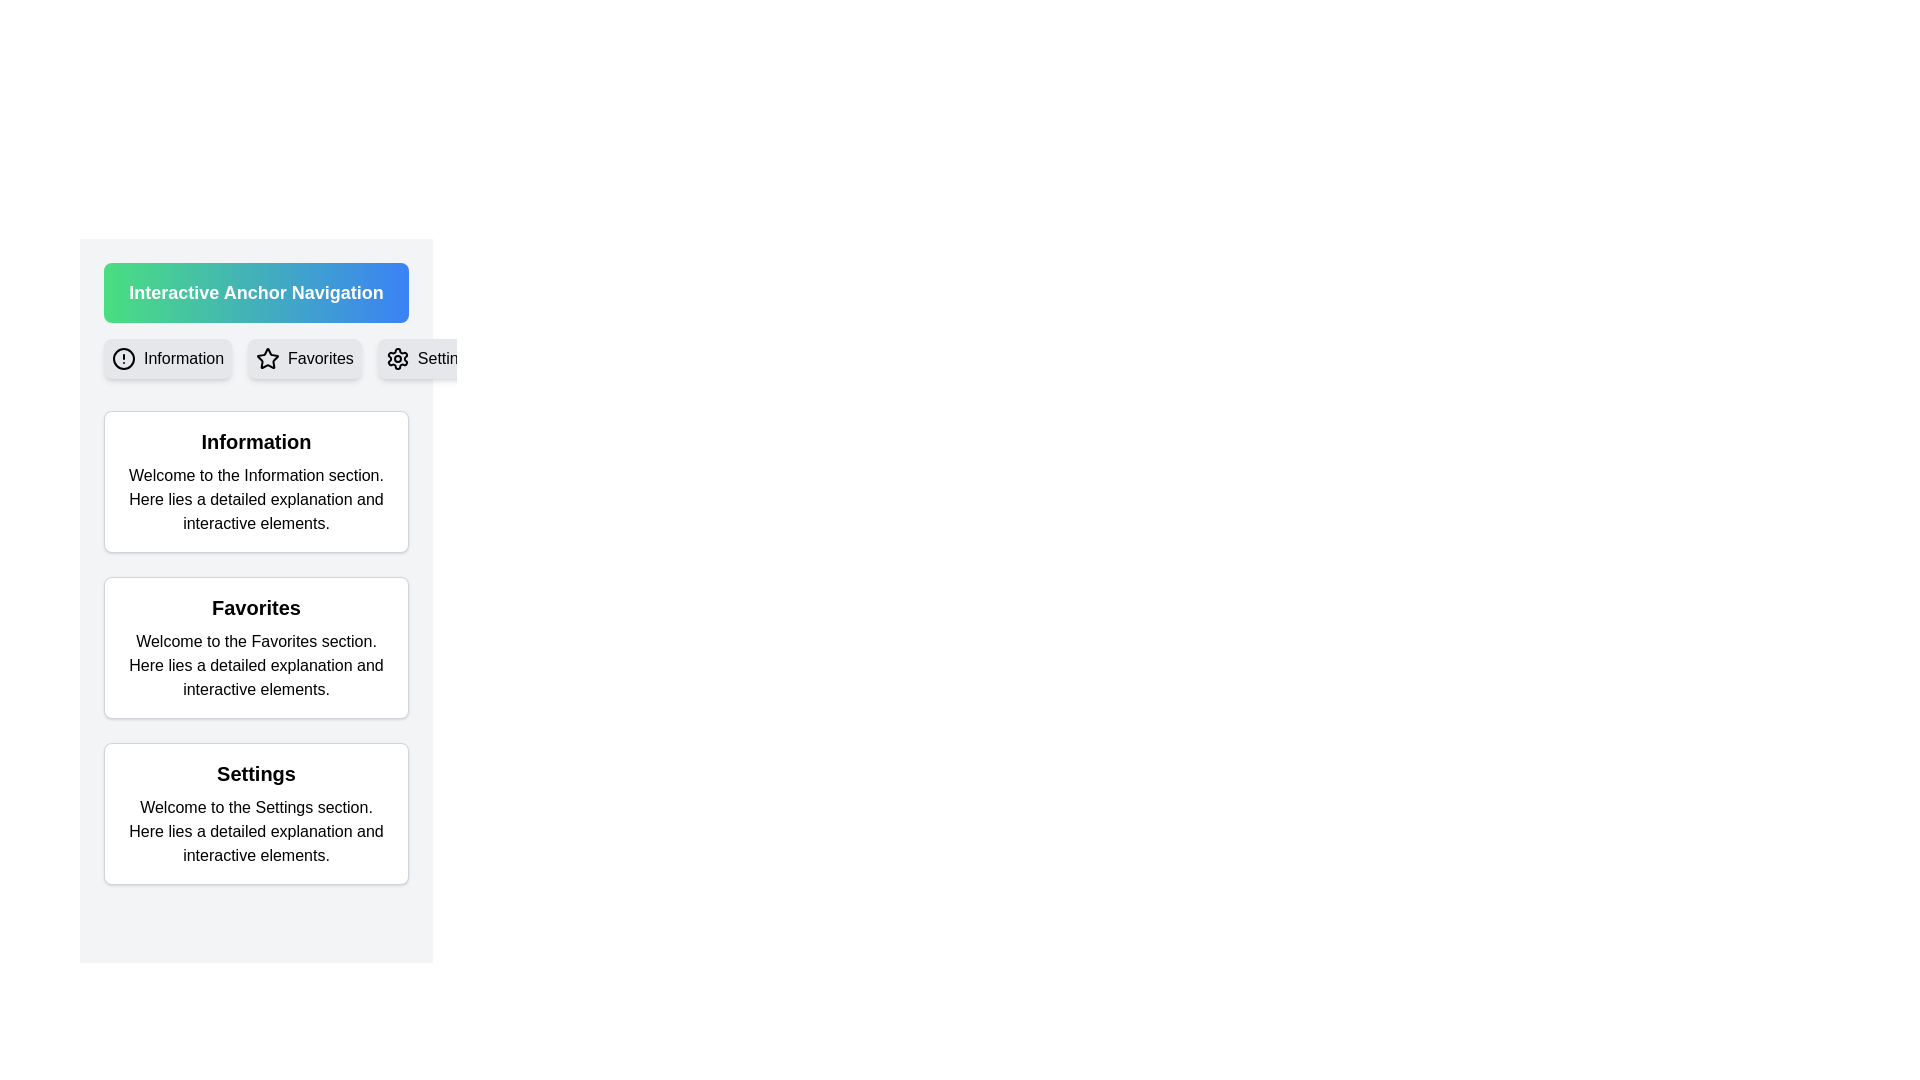 The width and height of the screenshot is (1920, 1080). What do you see at coordinates (255, 357) in the screenshot?
I see `the navigation button for Favorites, which is the second button in the horizontal navigation bar located below the 'Interactive Anchor Navigation' banner` at bounding box center [255, 357].